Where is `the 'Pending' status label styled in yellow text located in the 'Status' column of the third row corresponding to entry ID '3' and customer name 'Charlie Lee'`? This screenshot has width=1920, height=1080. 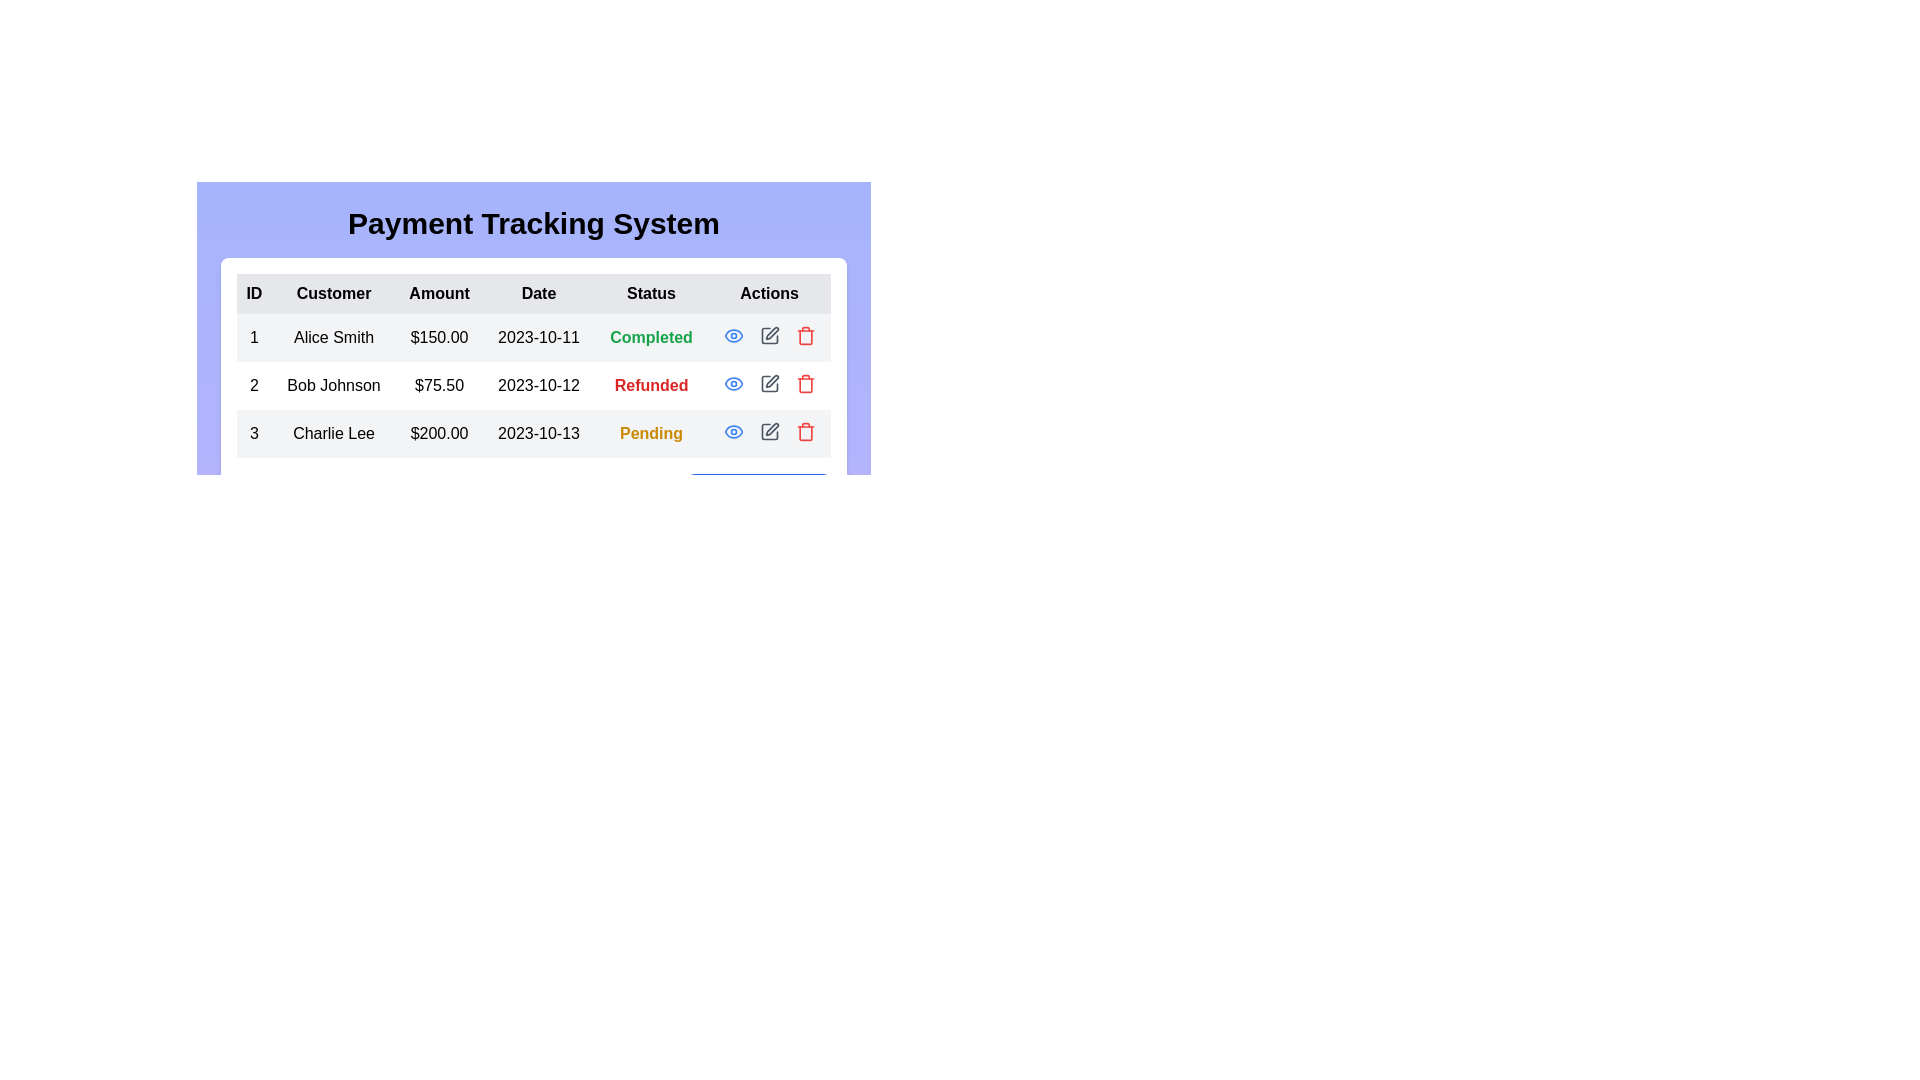
the 'Pending' status label styled in yellow text located in the 'Status' column of the third row corresponding to entry ID '3' and customer name 'Charlie Lee' is located at coordinates (651, 433).